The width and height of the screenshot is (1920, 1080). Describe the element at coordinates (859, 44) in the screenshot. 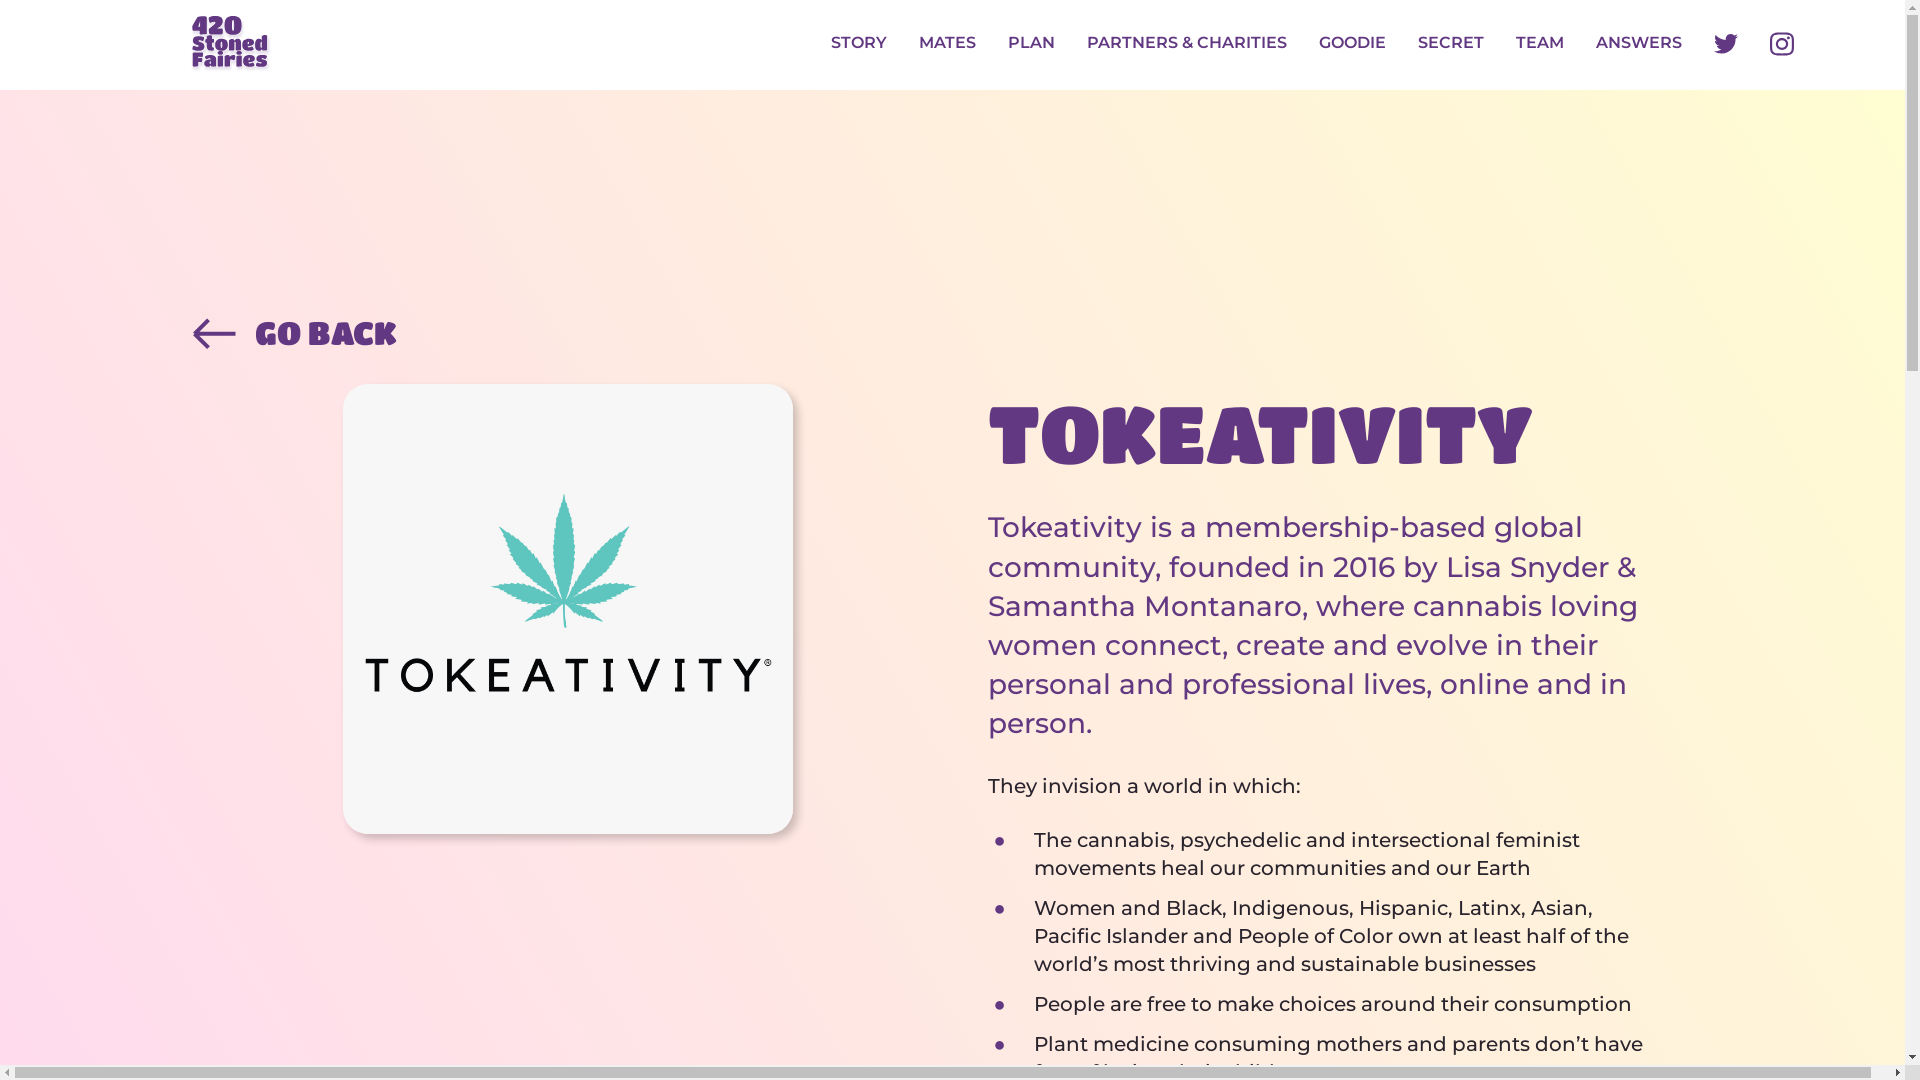

I see `'STORY'` at that location.